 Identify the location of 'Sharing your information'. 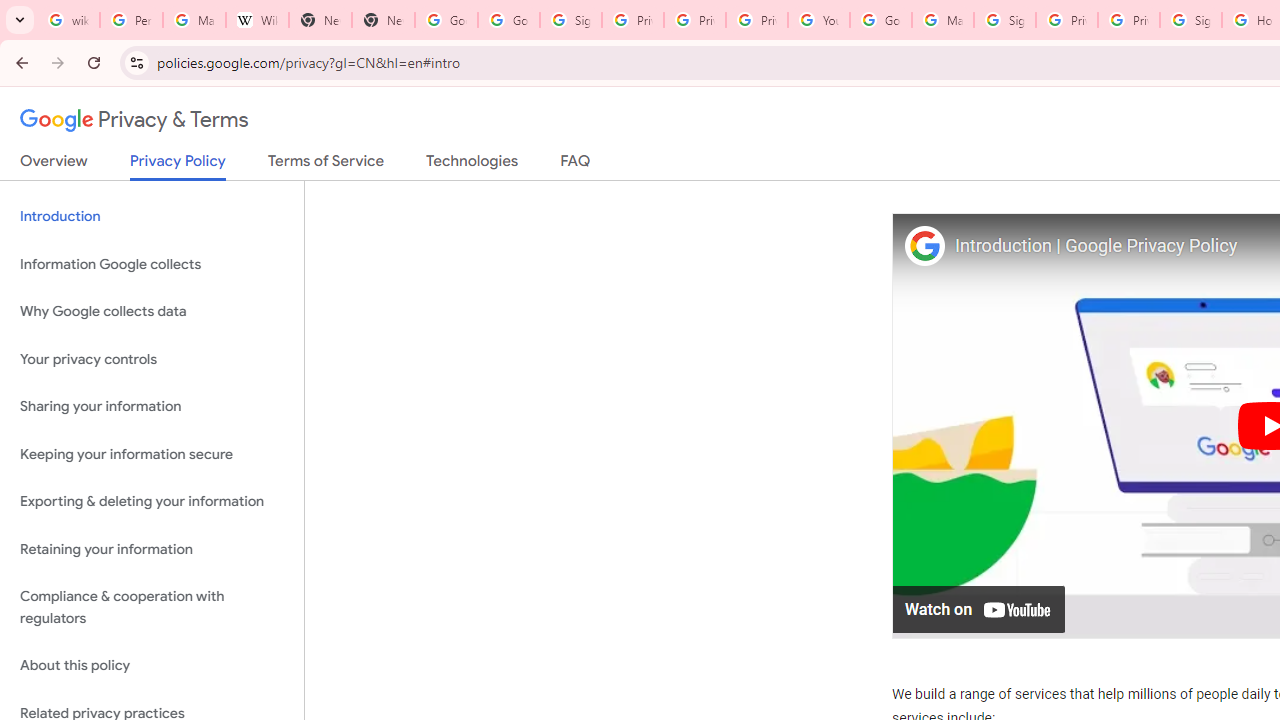
(151, 406).